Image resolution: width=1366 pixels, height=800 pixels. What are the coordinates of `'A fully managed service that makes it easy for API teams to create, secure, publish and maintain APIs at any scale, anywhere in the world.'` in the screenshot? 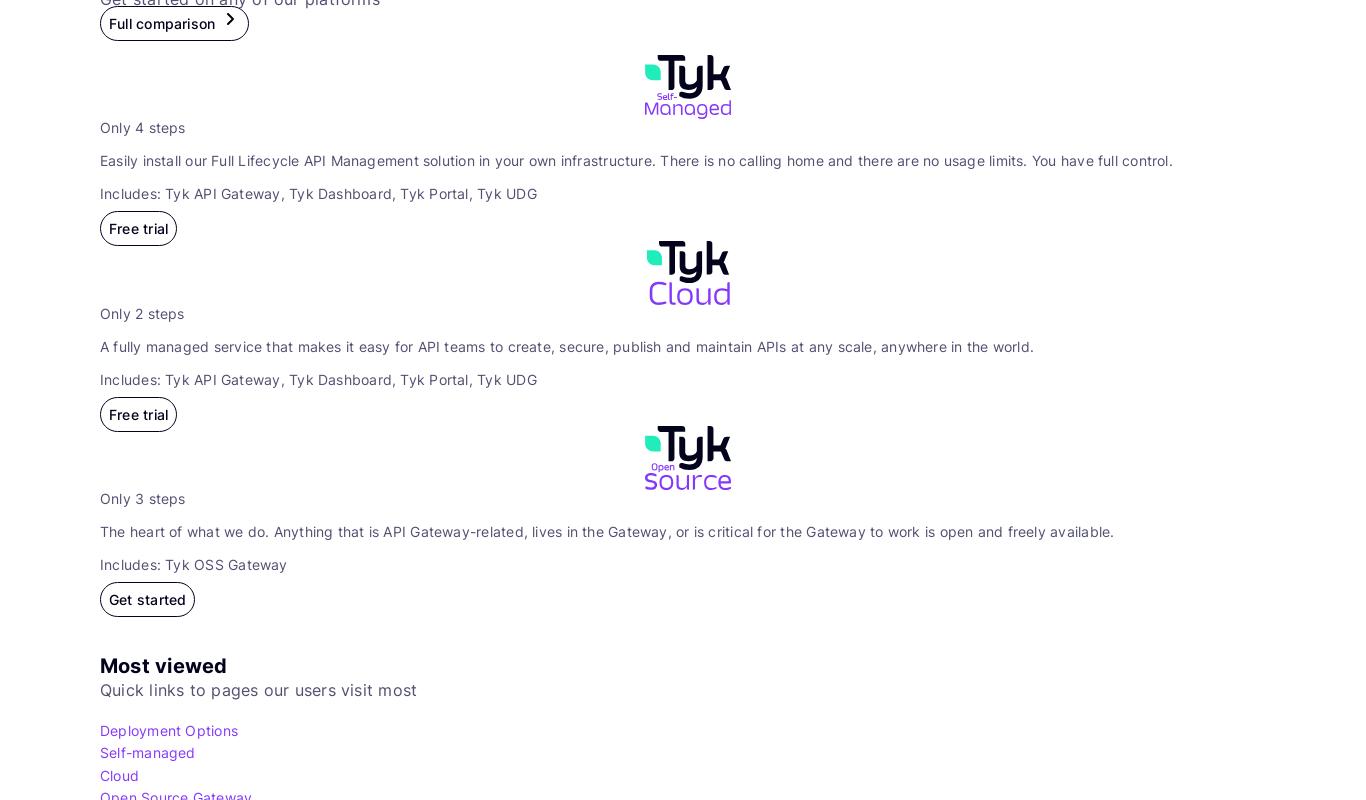 It's located at (567, 345).